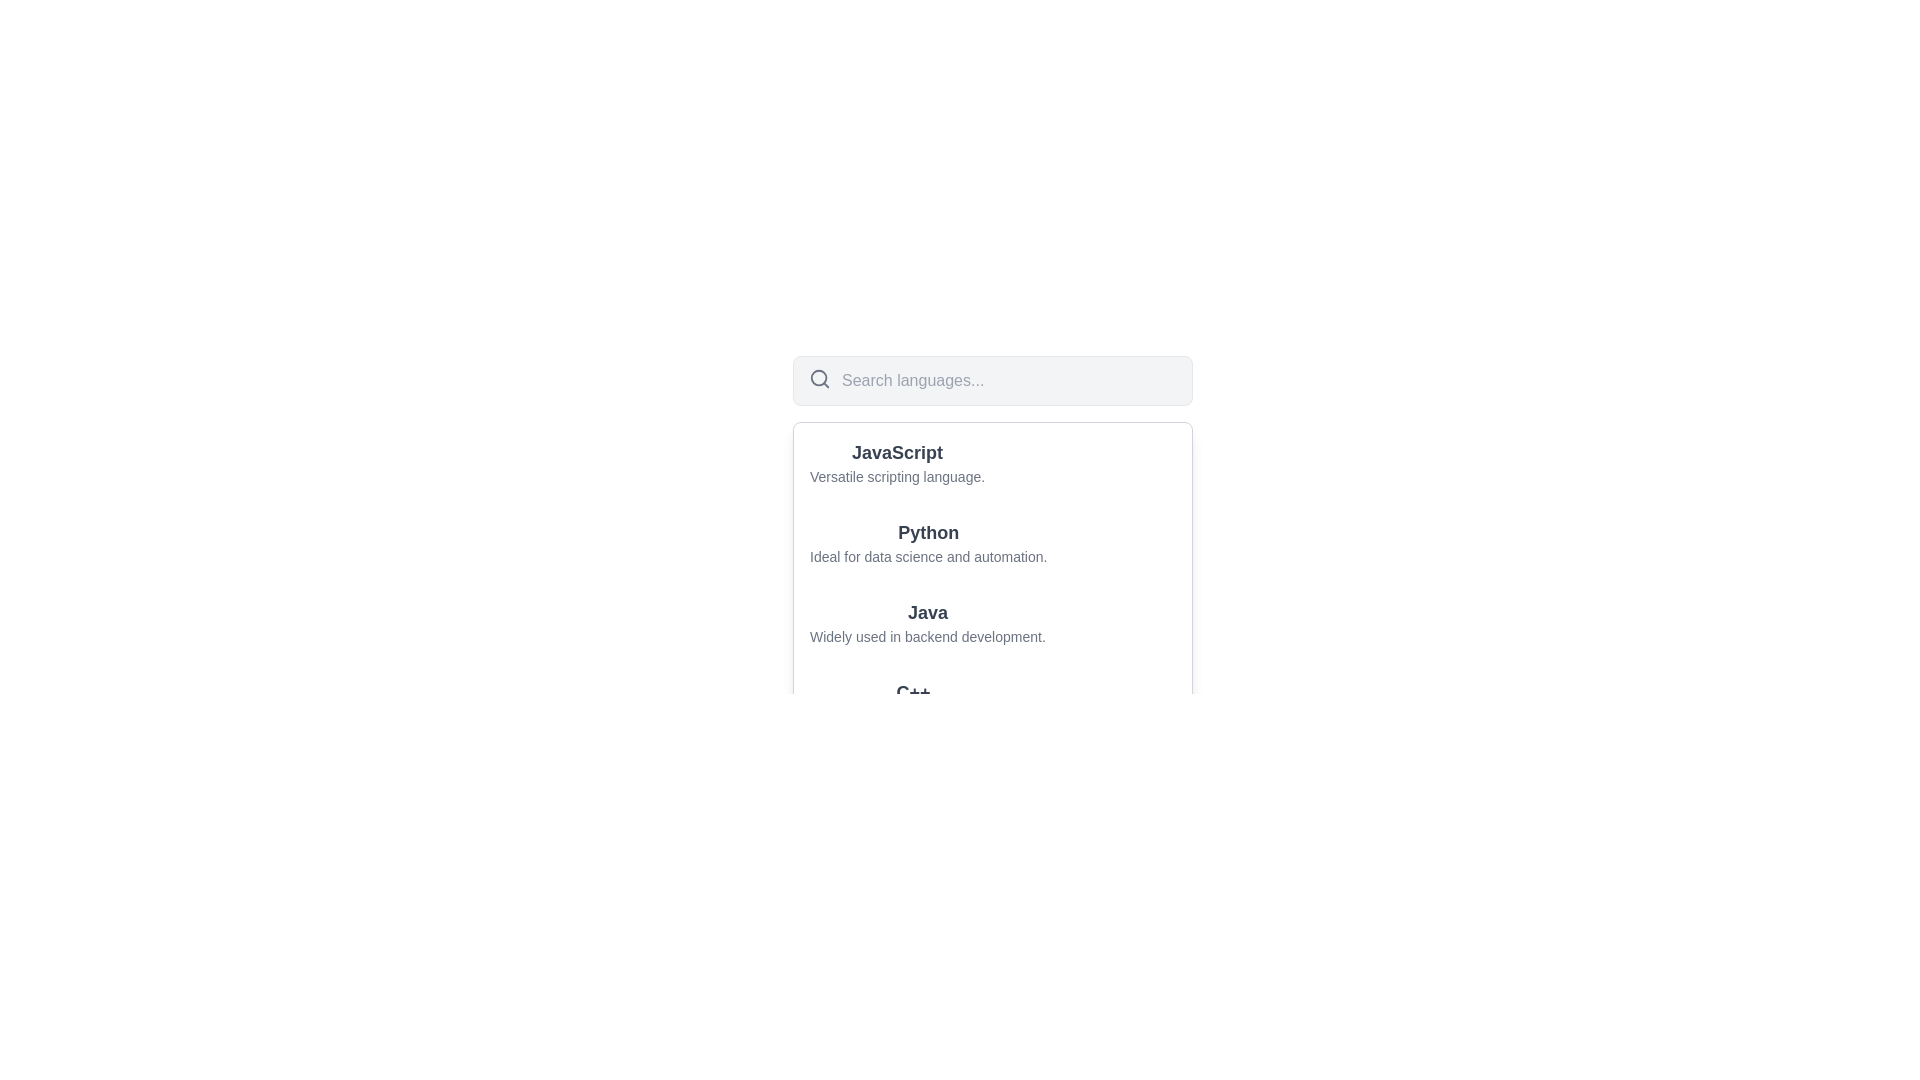 The width and height of the screenshot is (1920, 1080). What do you see at coordinates (927, 556) in the screenshot?
I see `the text label that contains the phrase 'Ideal for data science and automation.' which is positioned below the bold 'Python' title in the vertically arranged list of programming languages` at bounding box center [927, 556].